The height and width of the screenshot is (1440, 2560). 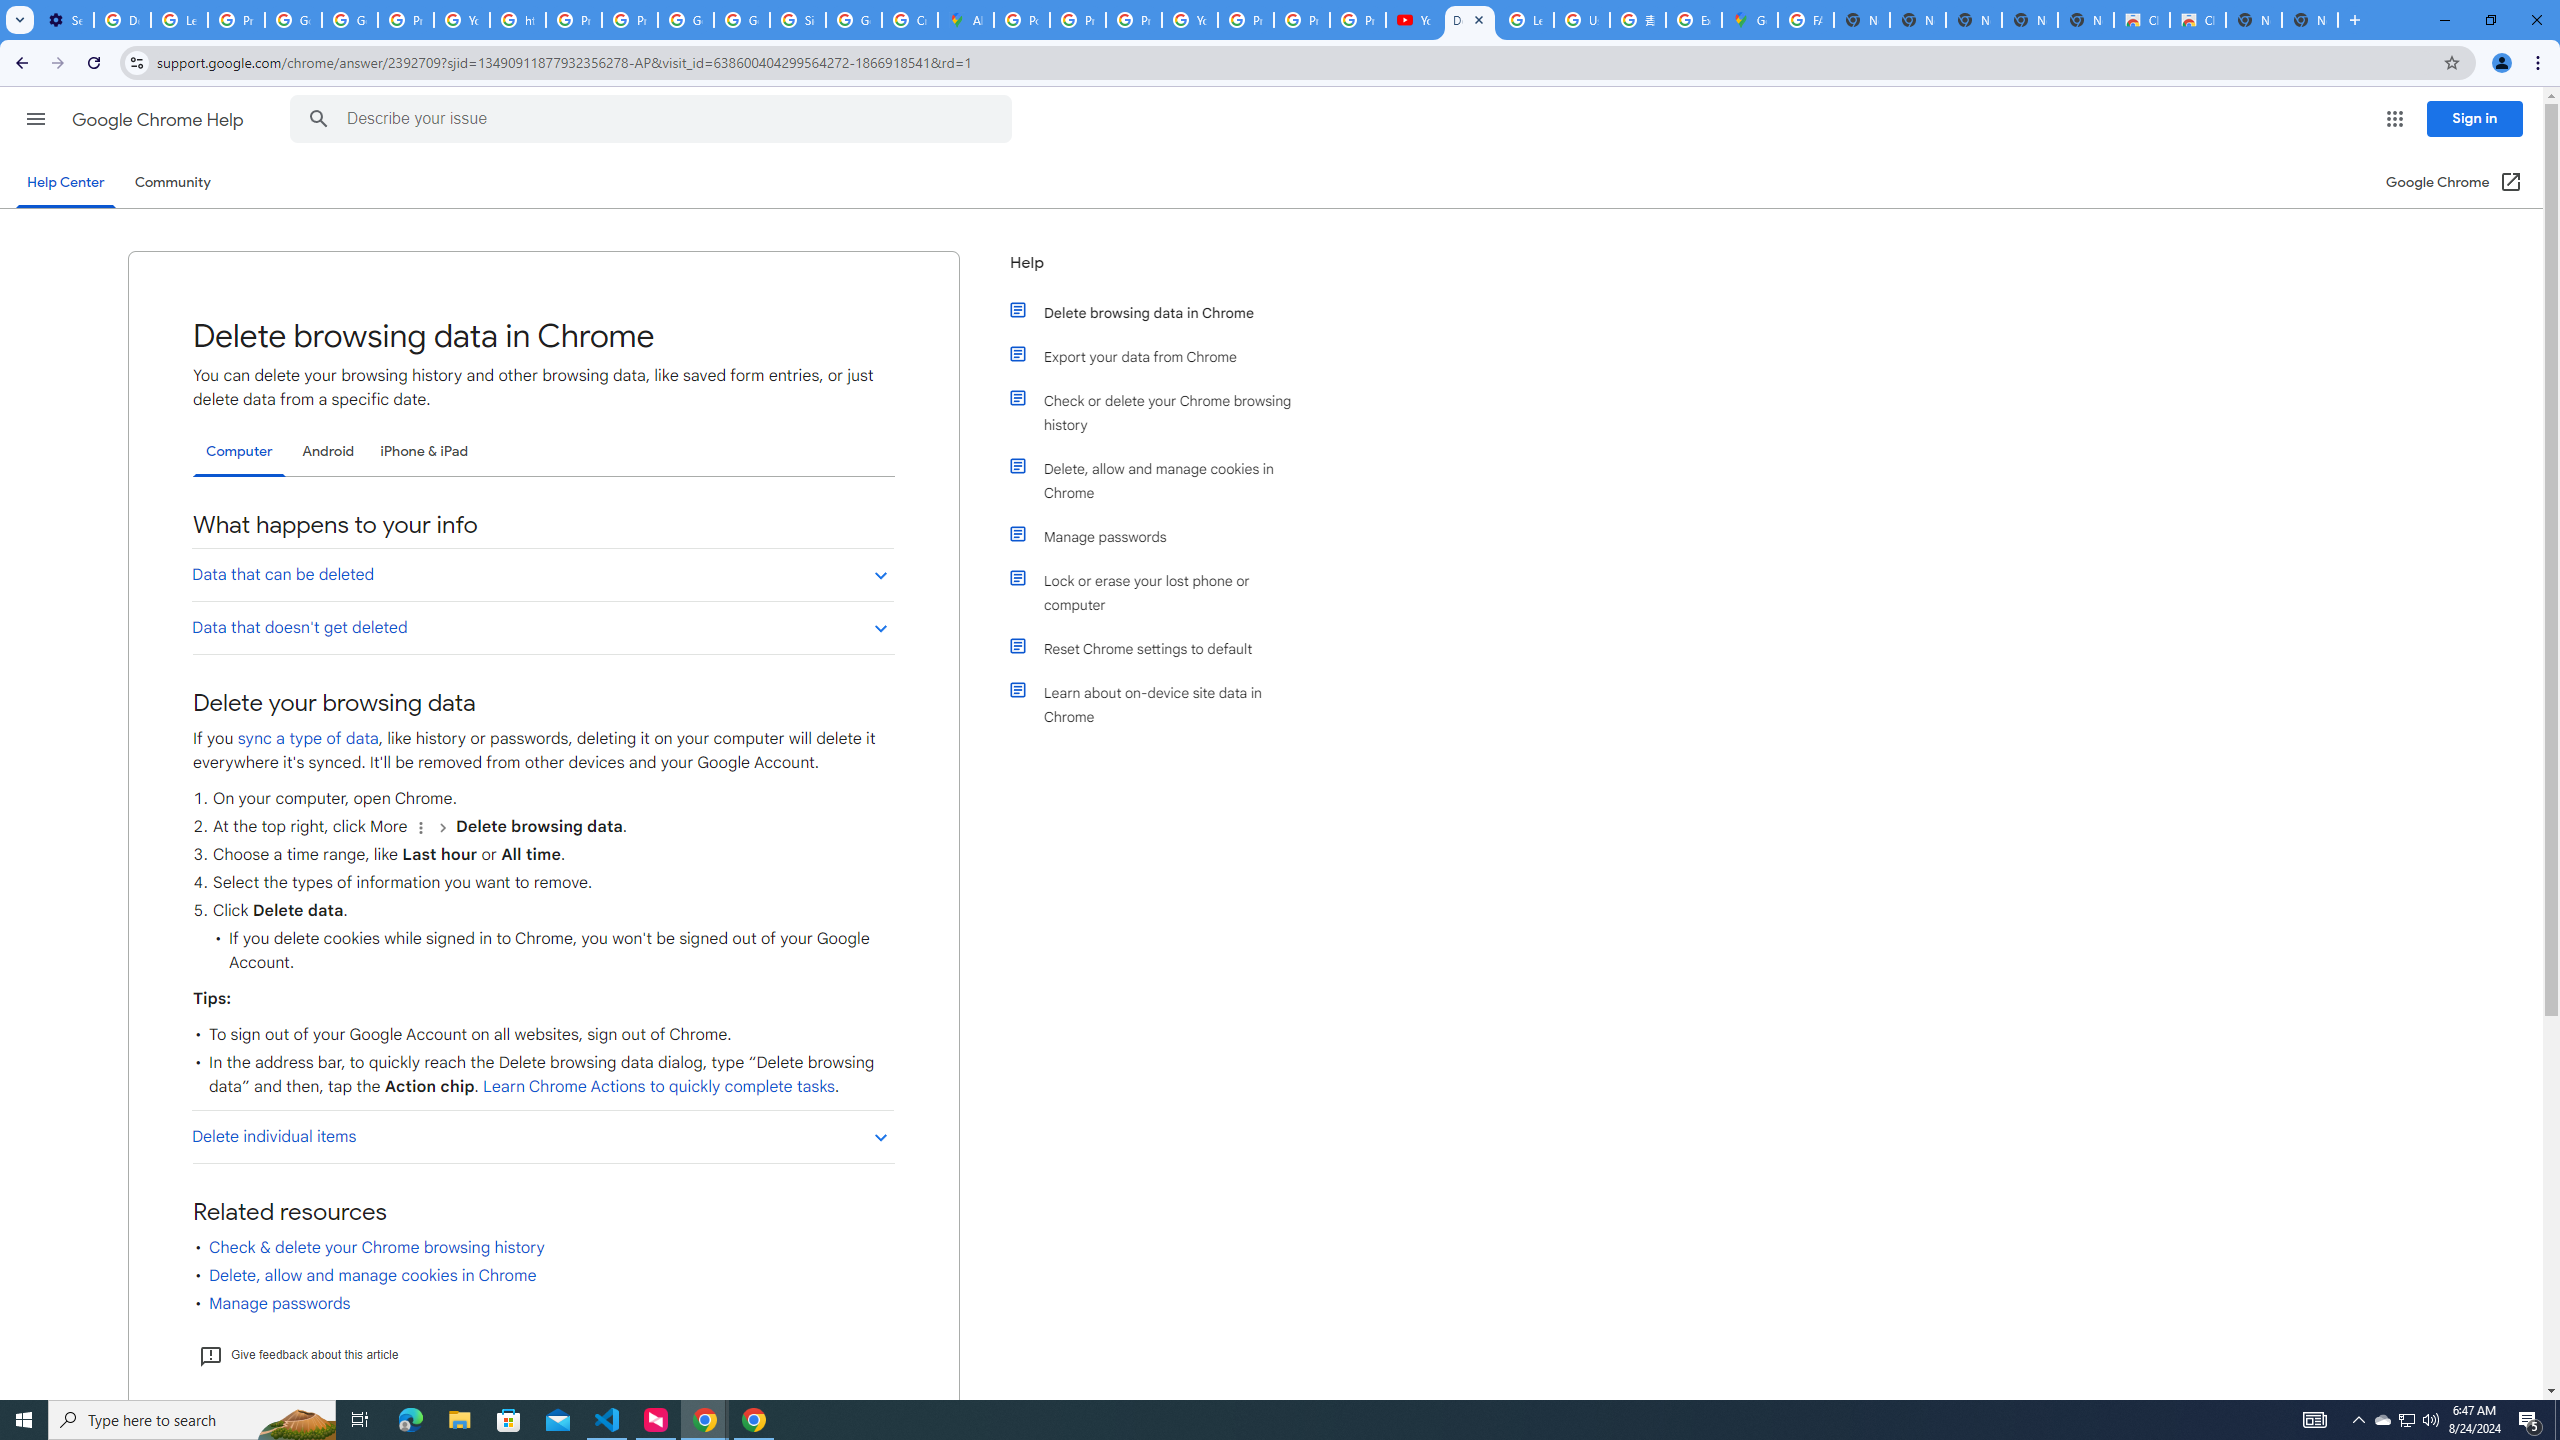 What do you see at coordinates (420, 827) in the screenshot?
I see `'More'` at bounding box center [420, 827].